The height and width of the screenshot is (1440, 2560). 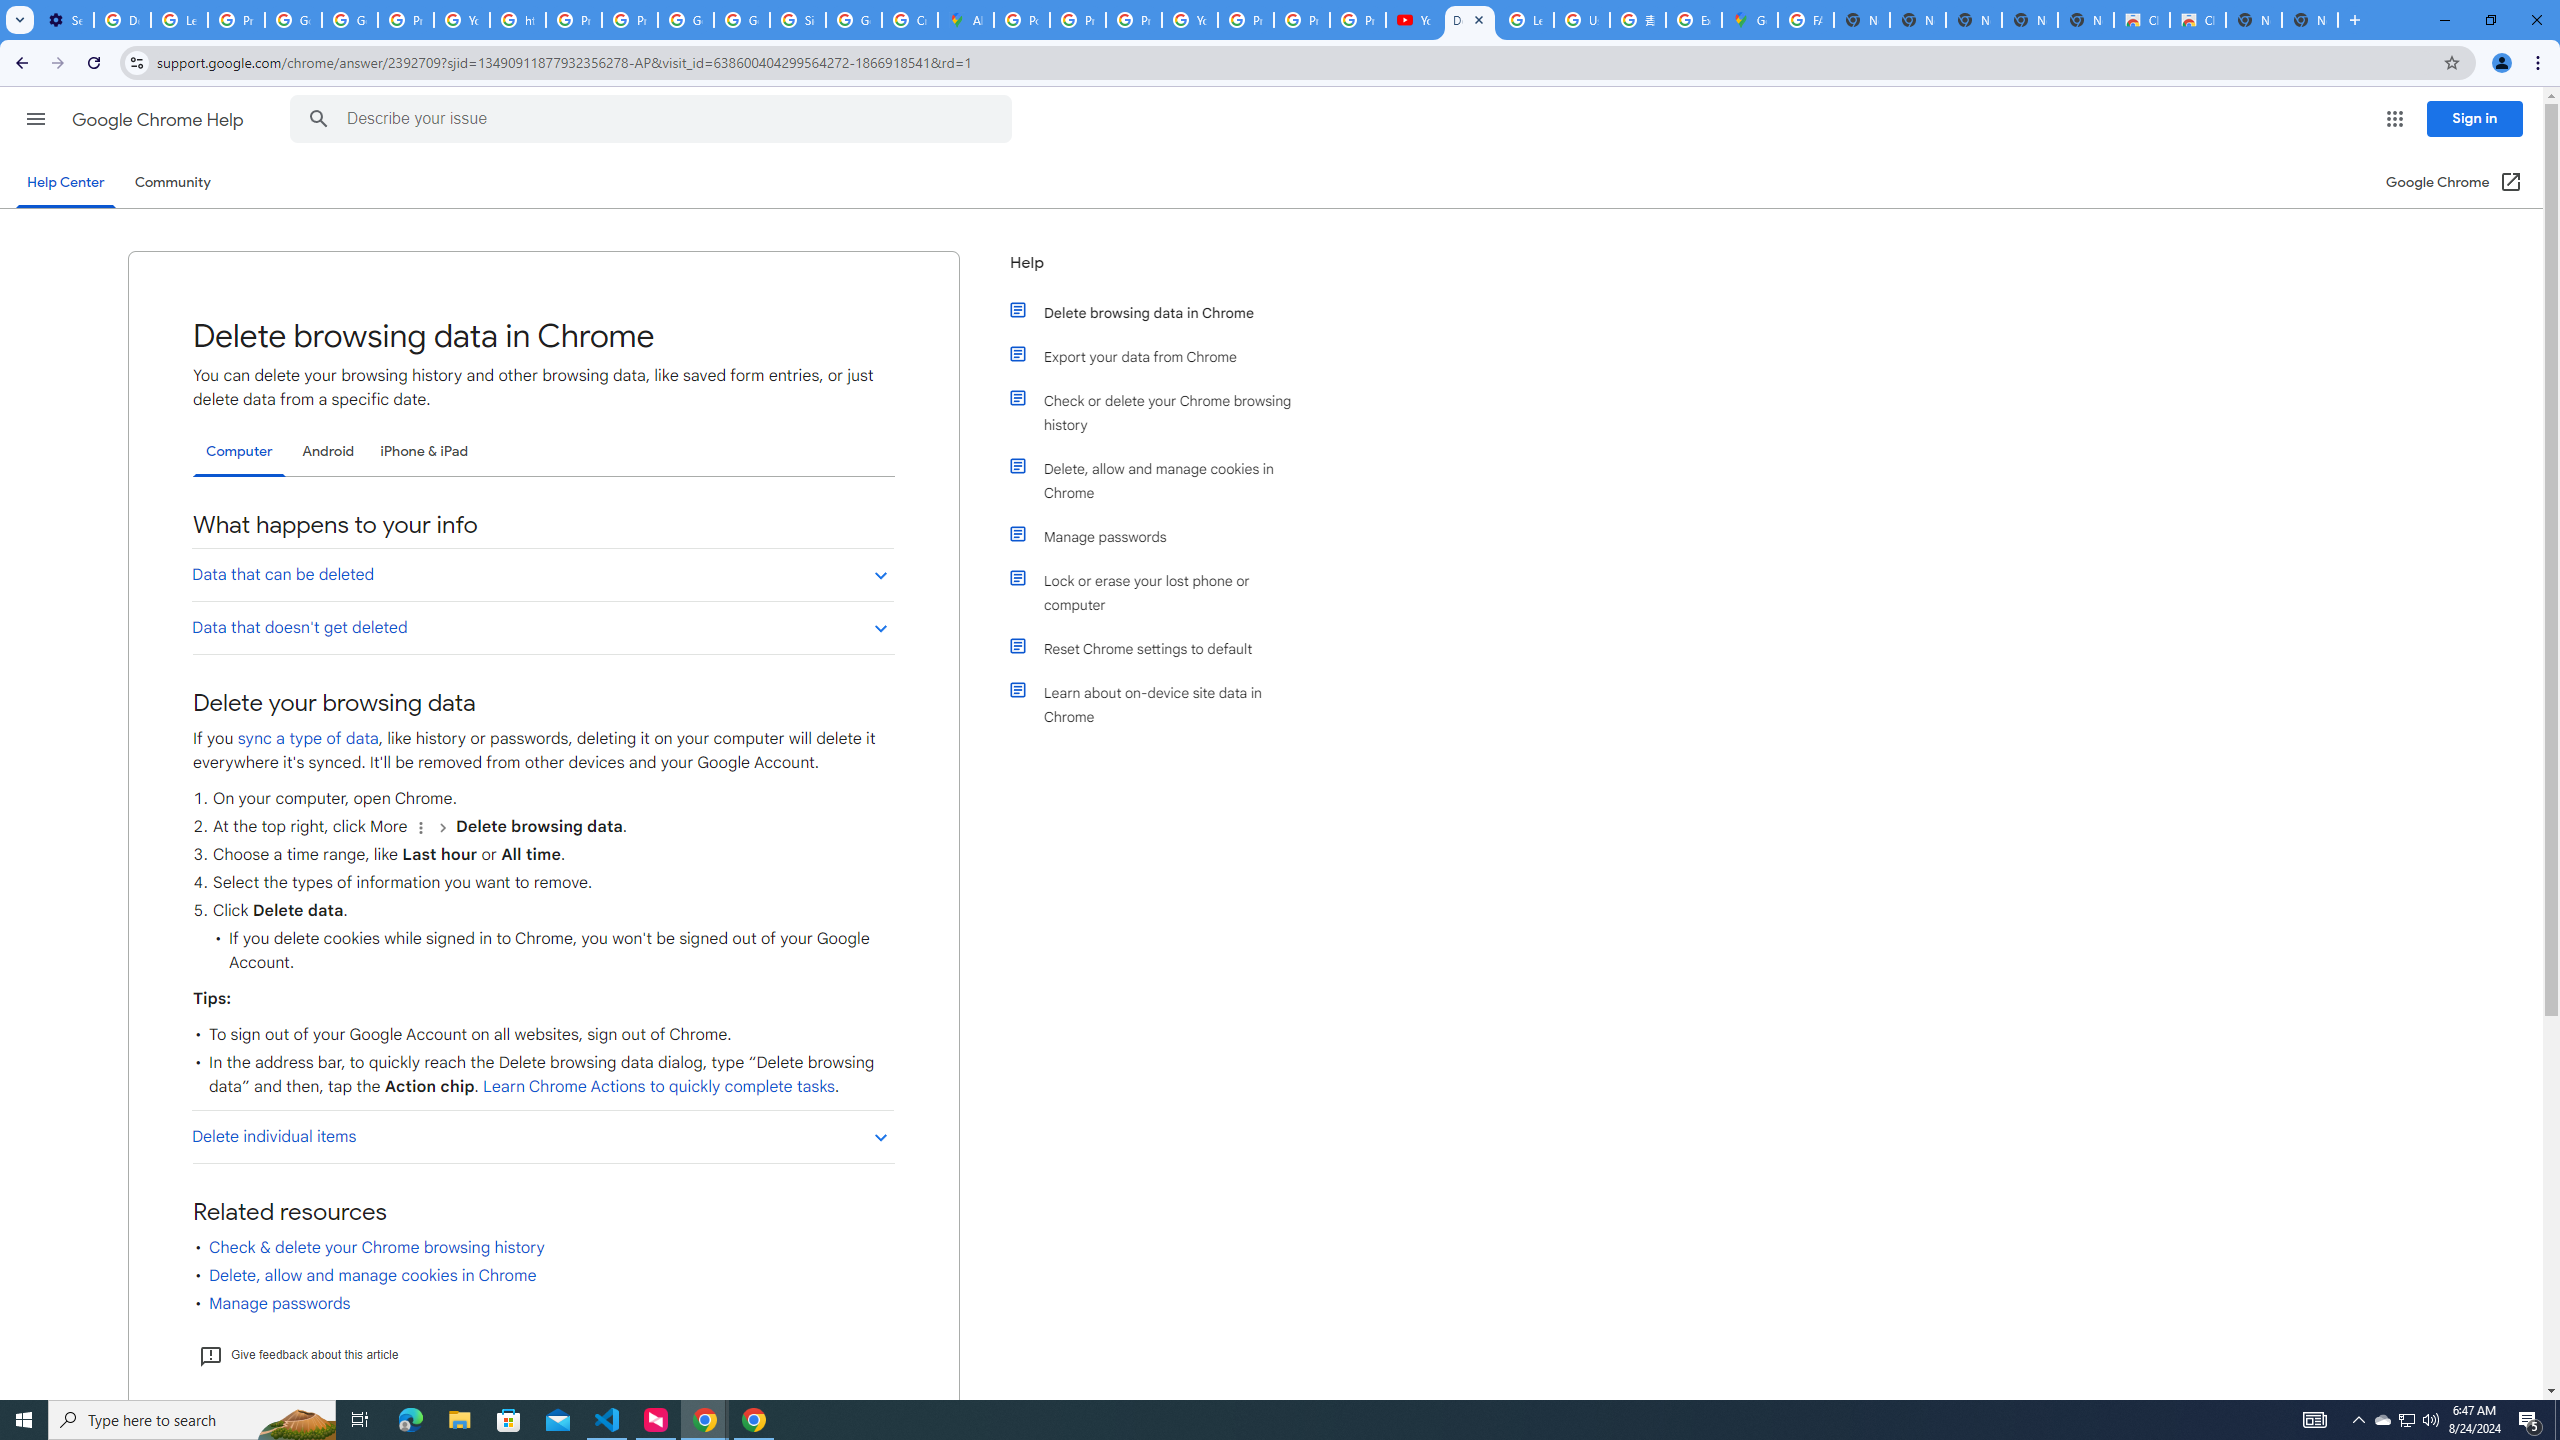 What do you see at coordinates (420, 827) in the screenshot?
I see `'More'` at bounding box center [420, 827].